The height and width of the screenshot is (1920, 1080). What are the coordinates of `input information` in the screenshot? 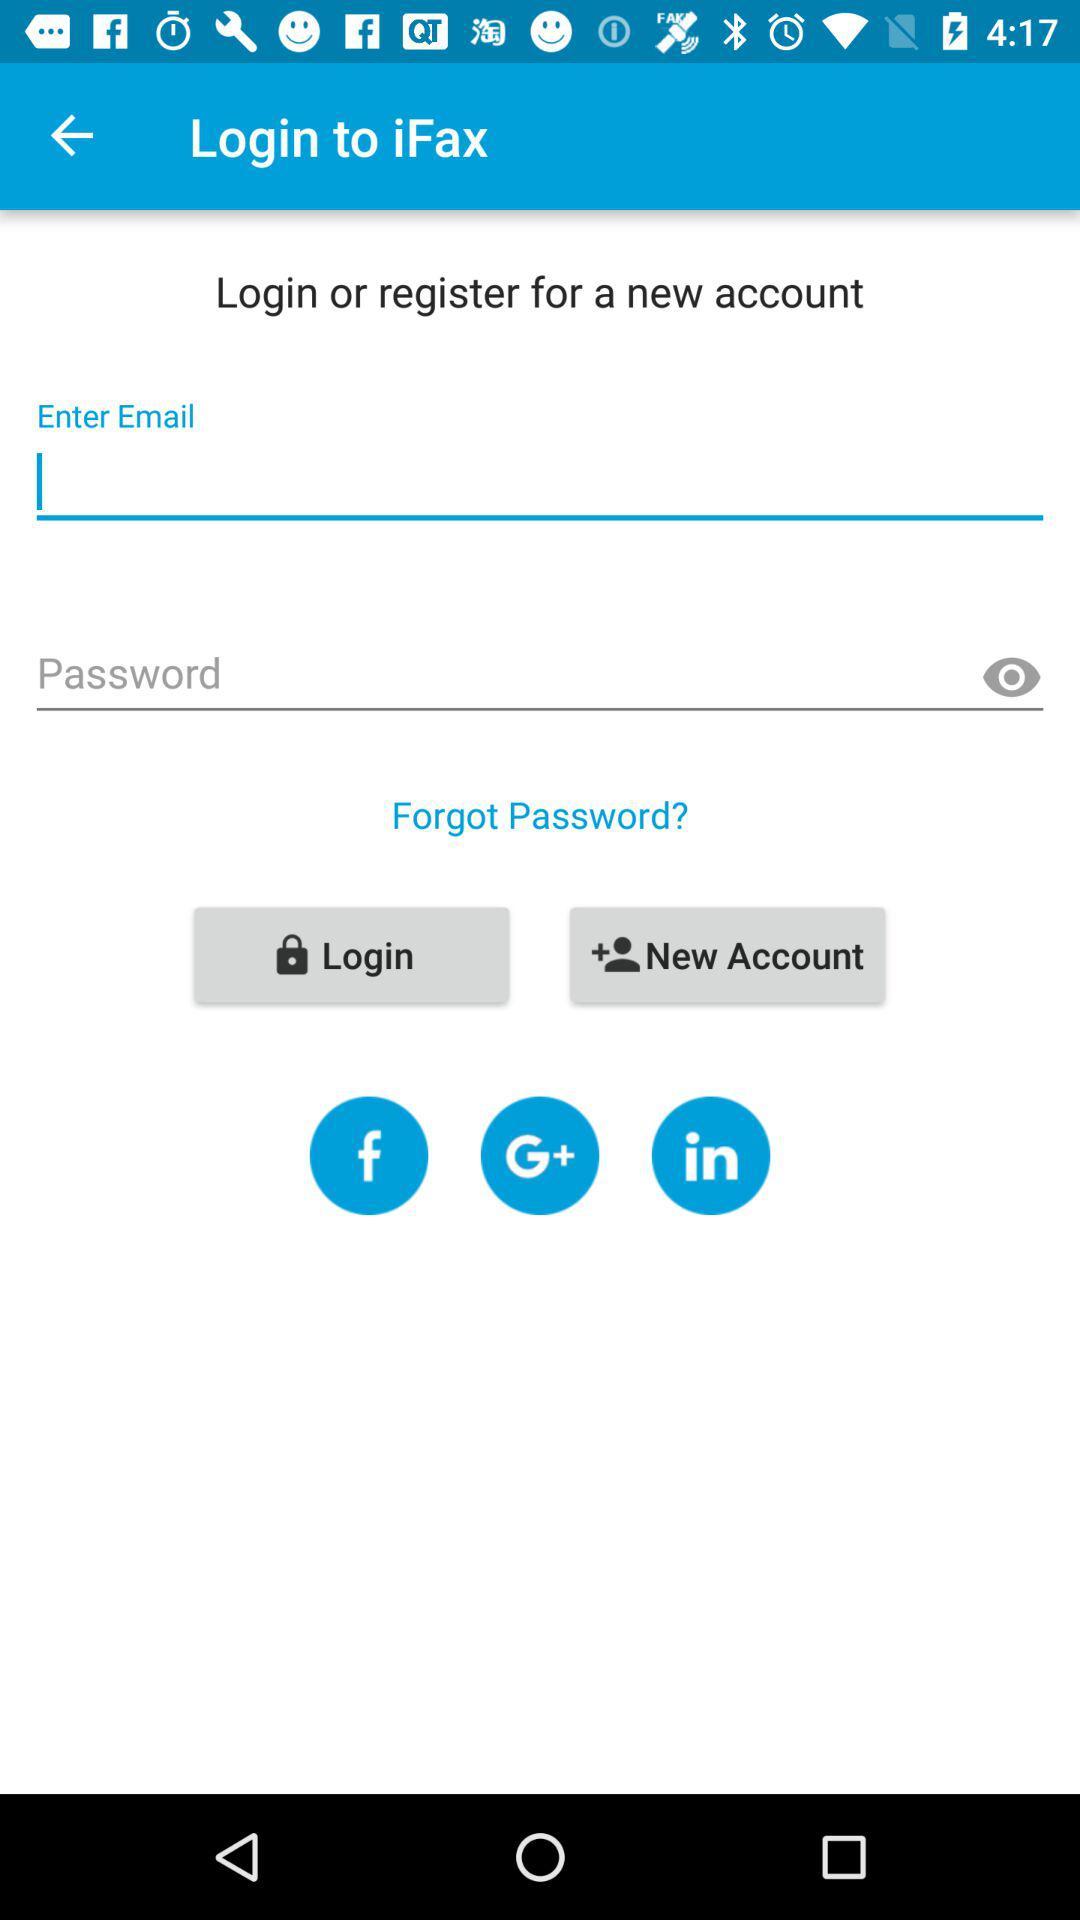 It's located at (540, 482).